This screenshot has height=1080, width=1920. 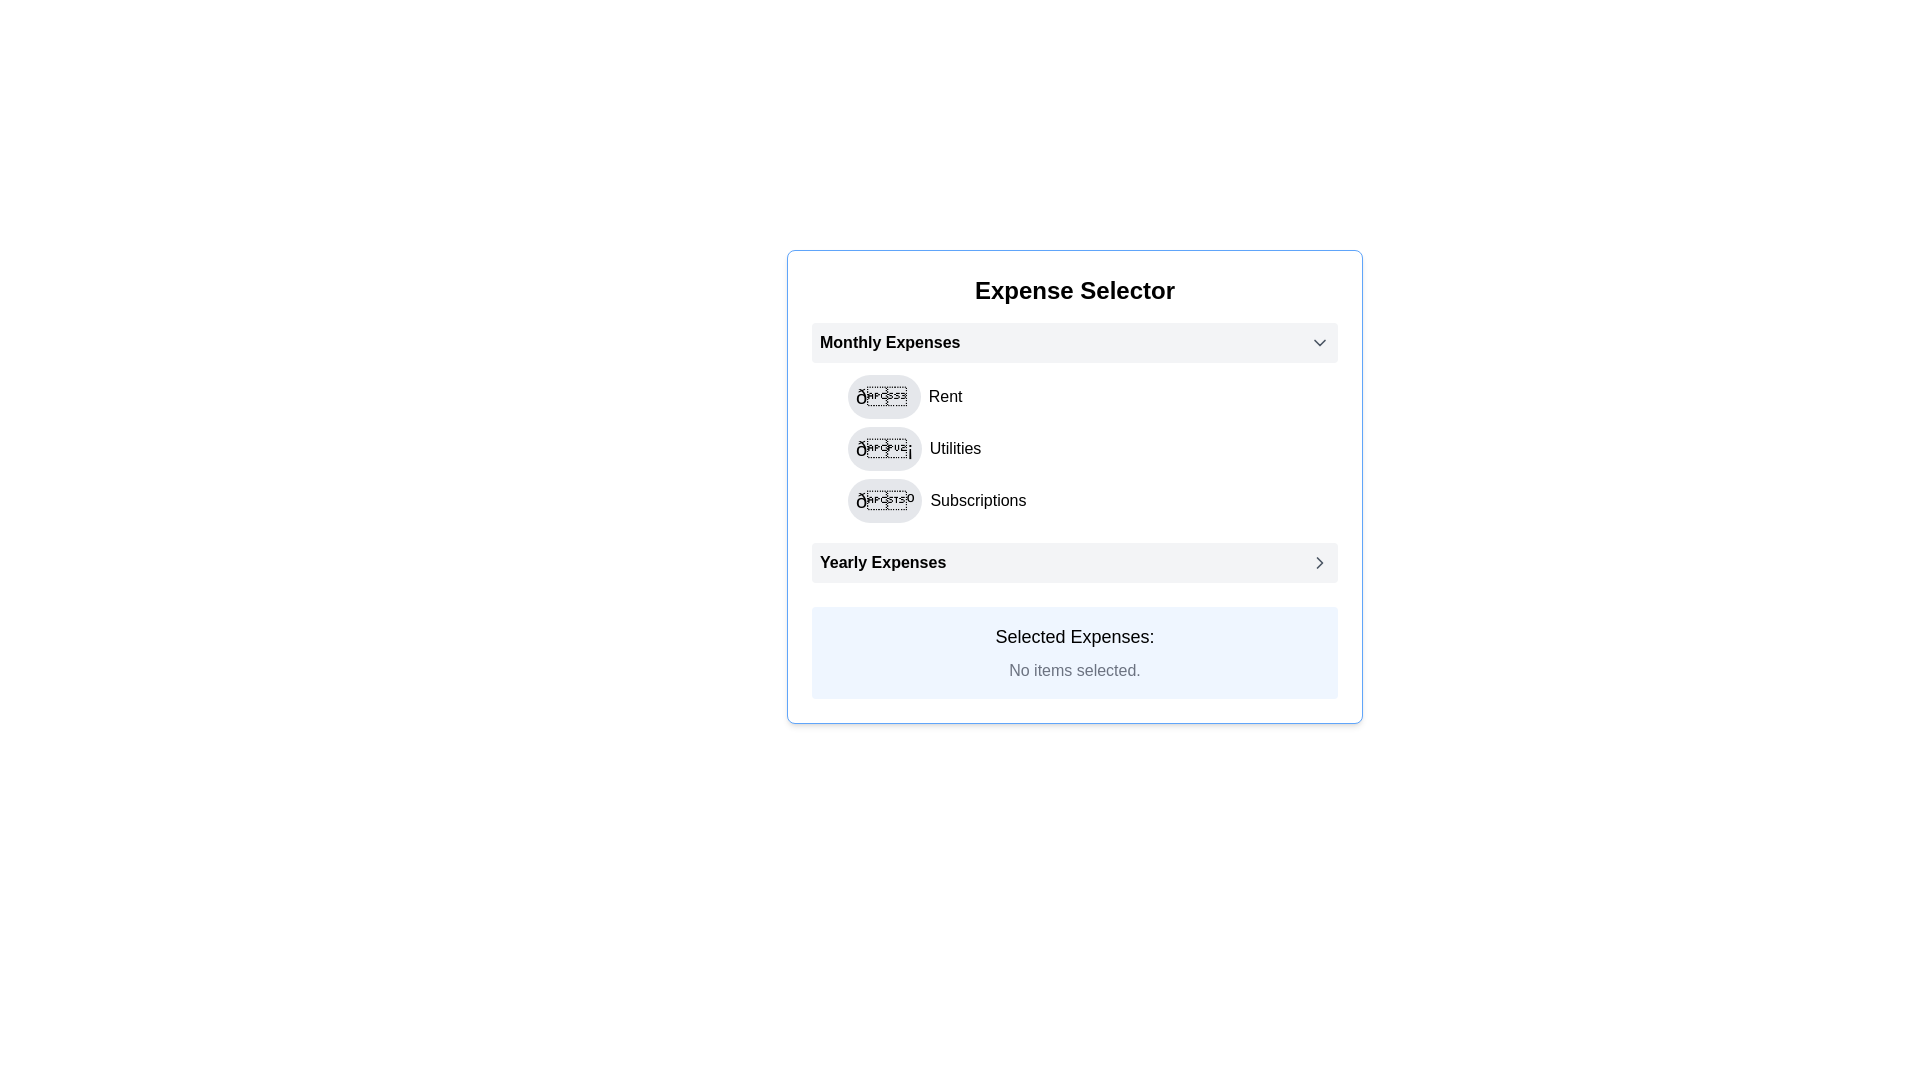 I want to click on the downward arrow-shaped icon located on the upper-right side of the 'Monthly Expenses' section header, adjacent to the text 'Monthly Expenses', so click(x=1320, y=342).